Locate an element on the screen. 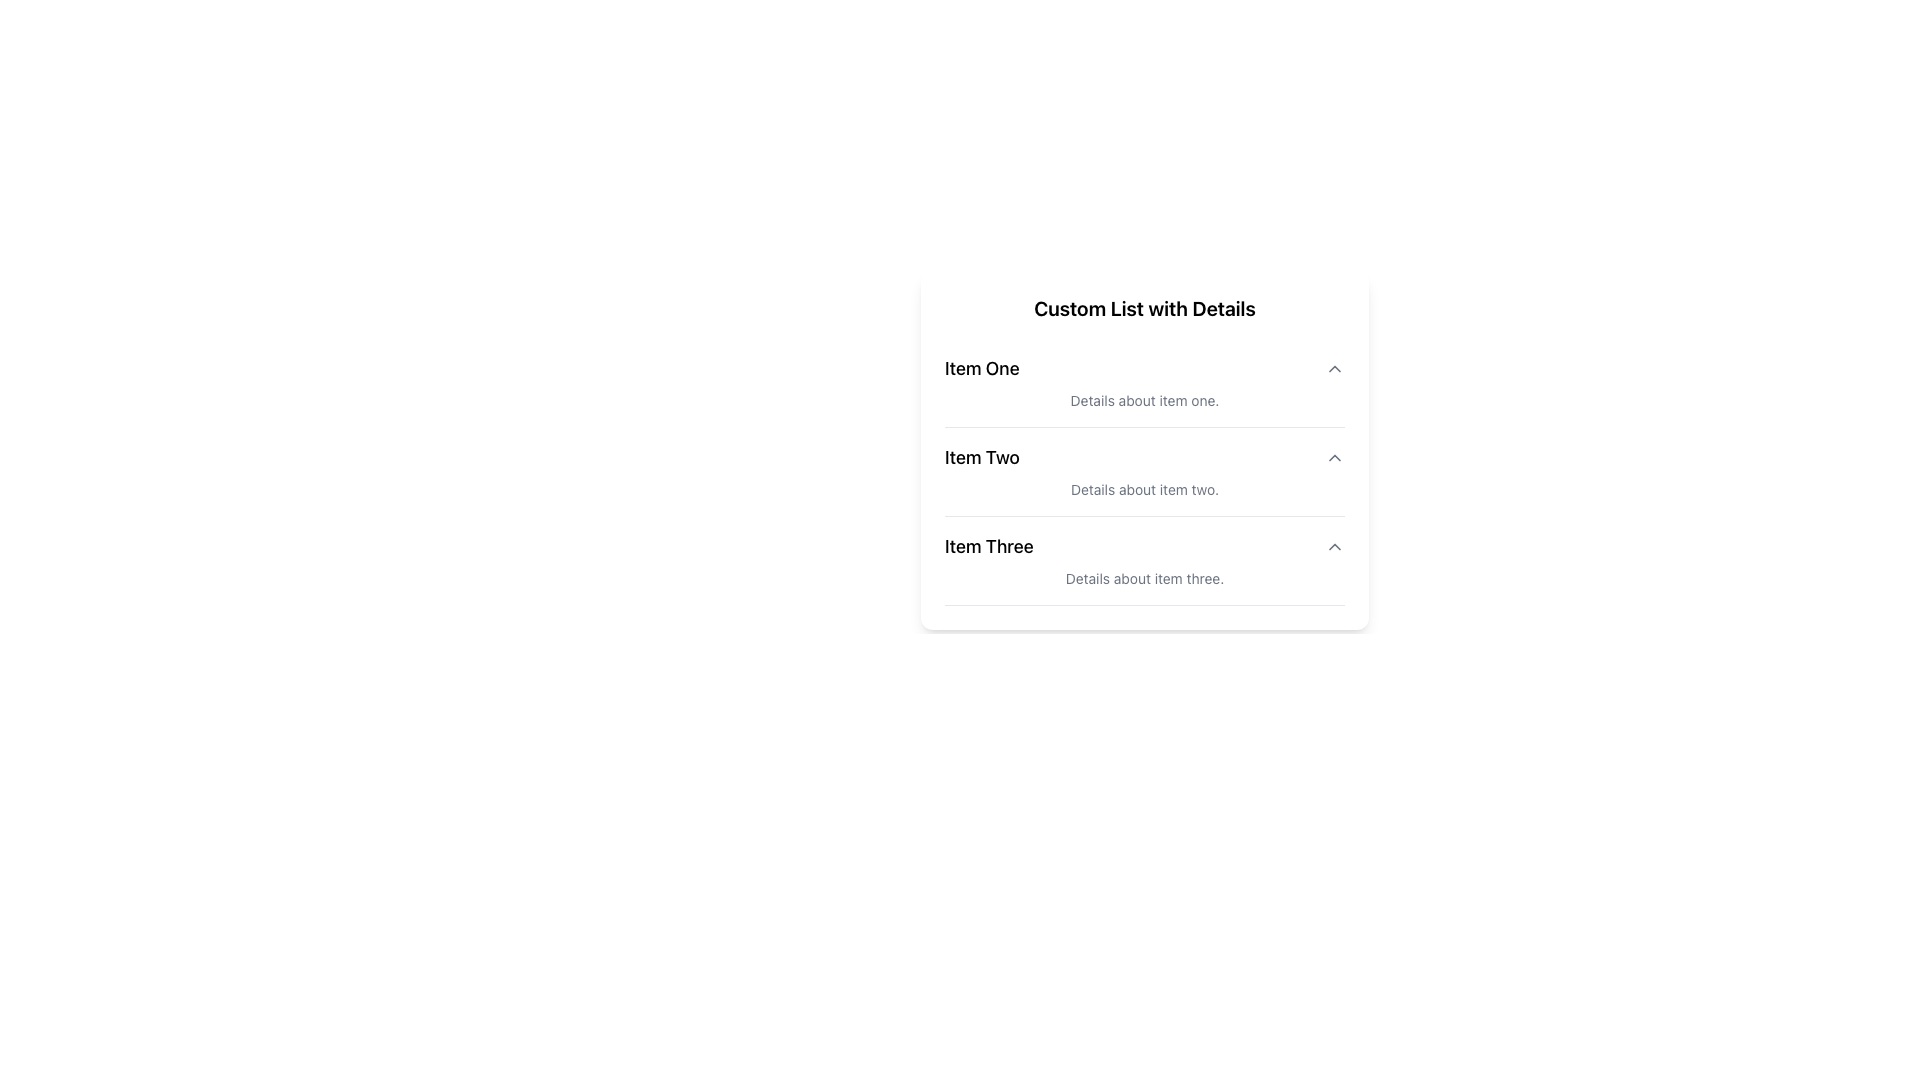 The width and height of the screenshot is (1920, 1080). the text label that reads 'Details about item one.' positioned below the title 'Item One' in a bordered section is located at coordinates (1145, 401).